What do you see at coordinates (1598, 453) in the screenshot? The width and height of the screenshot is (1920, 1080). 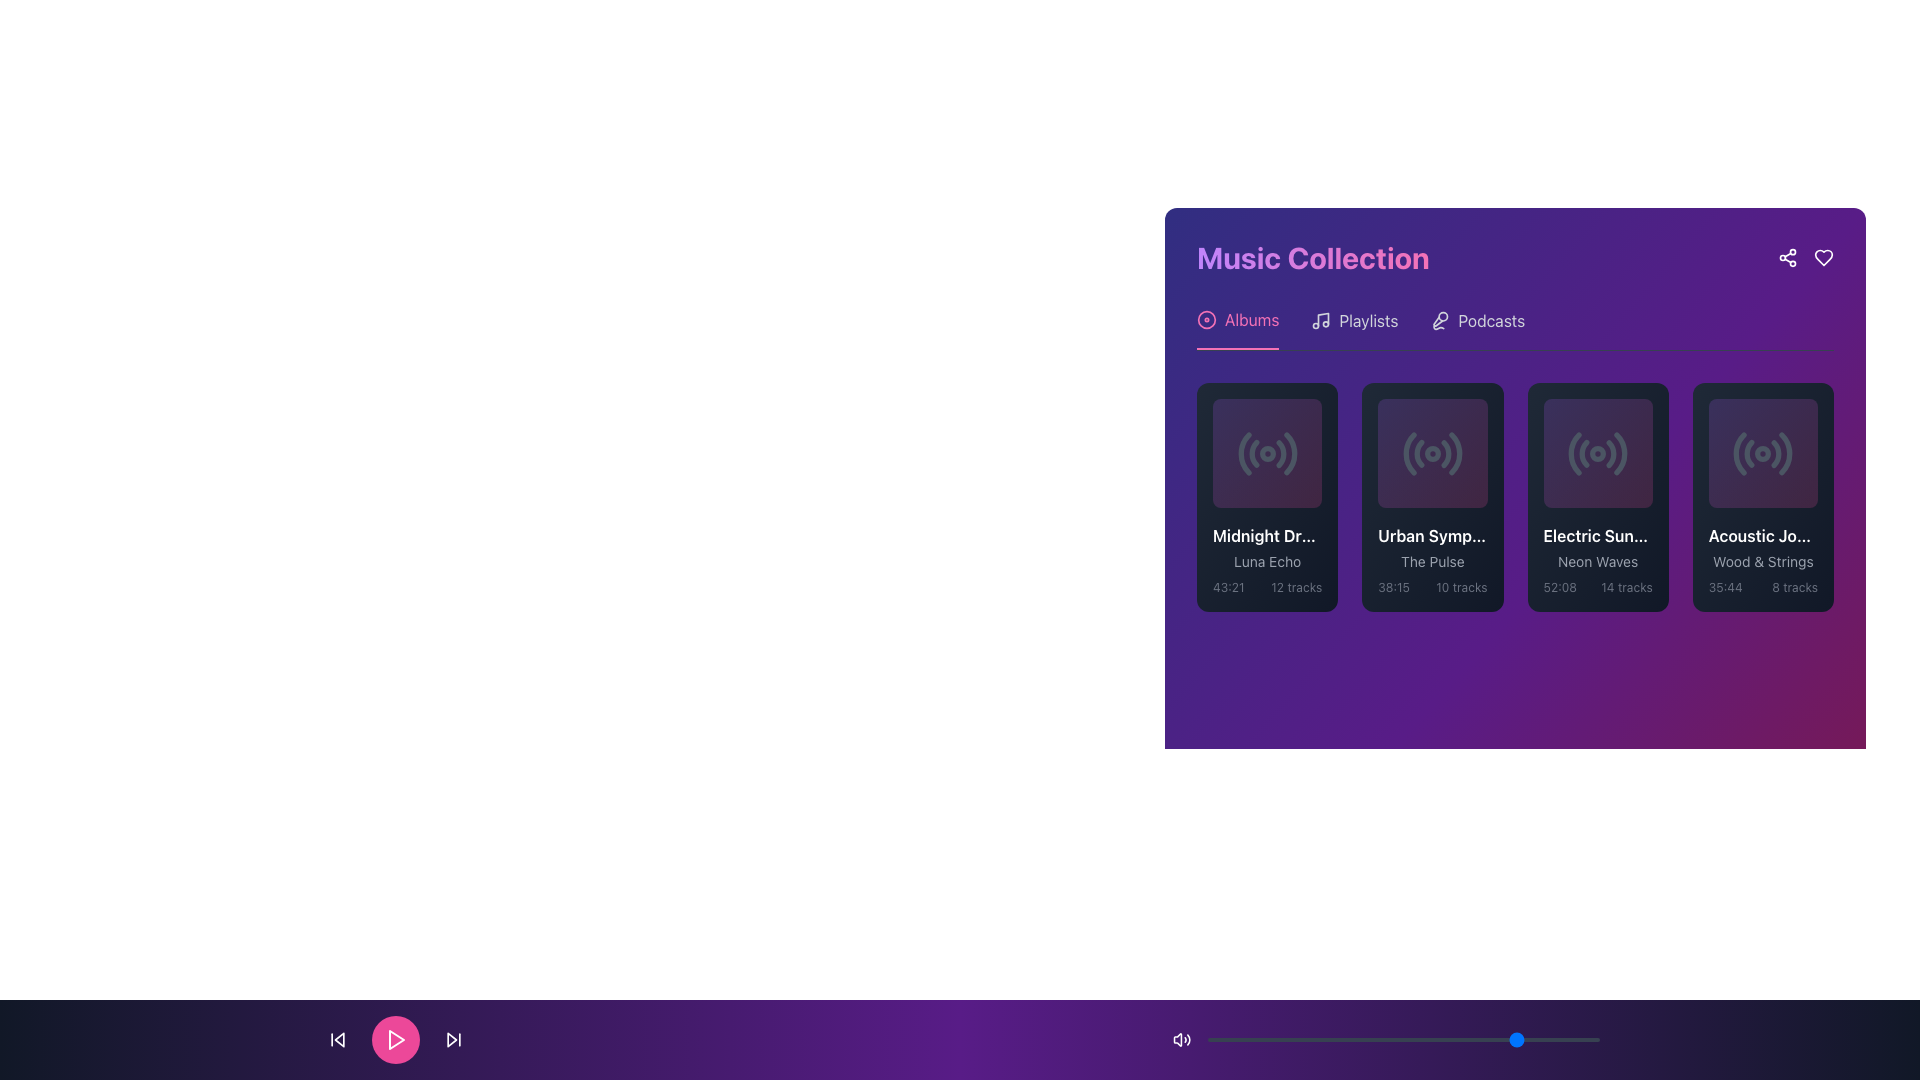 I see `the play button icon representing the media item titled 'Electric Sunset', which is the third item in the horizontal list of media items` at bounding box center [1598, 453].